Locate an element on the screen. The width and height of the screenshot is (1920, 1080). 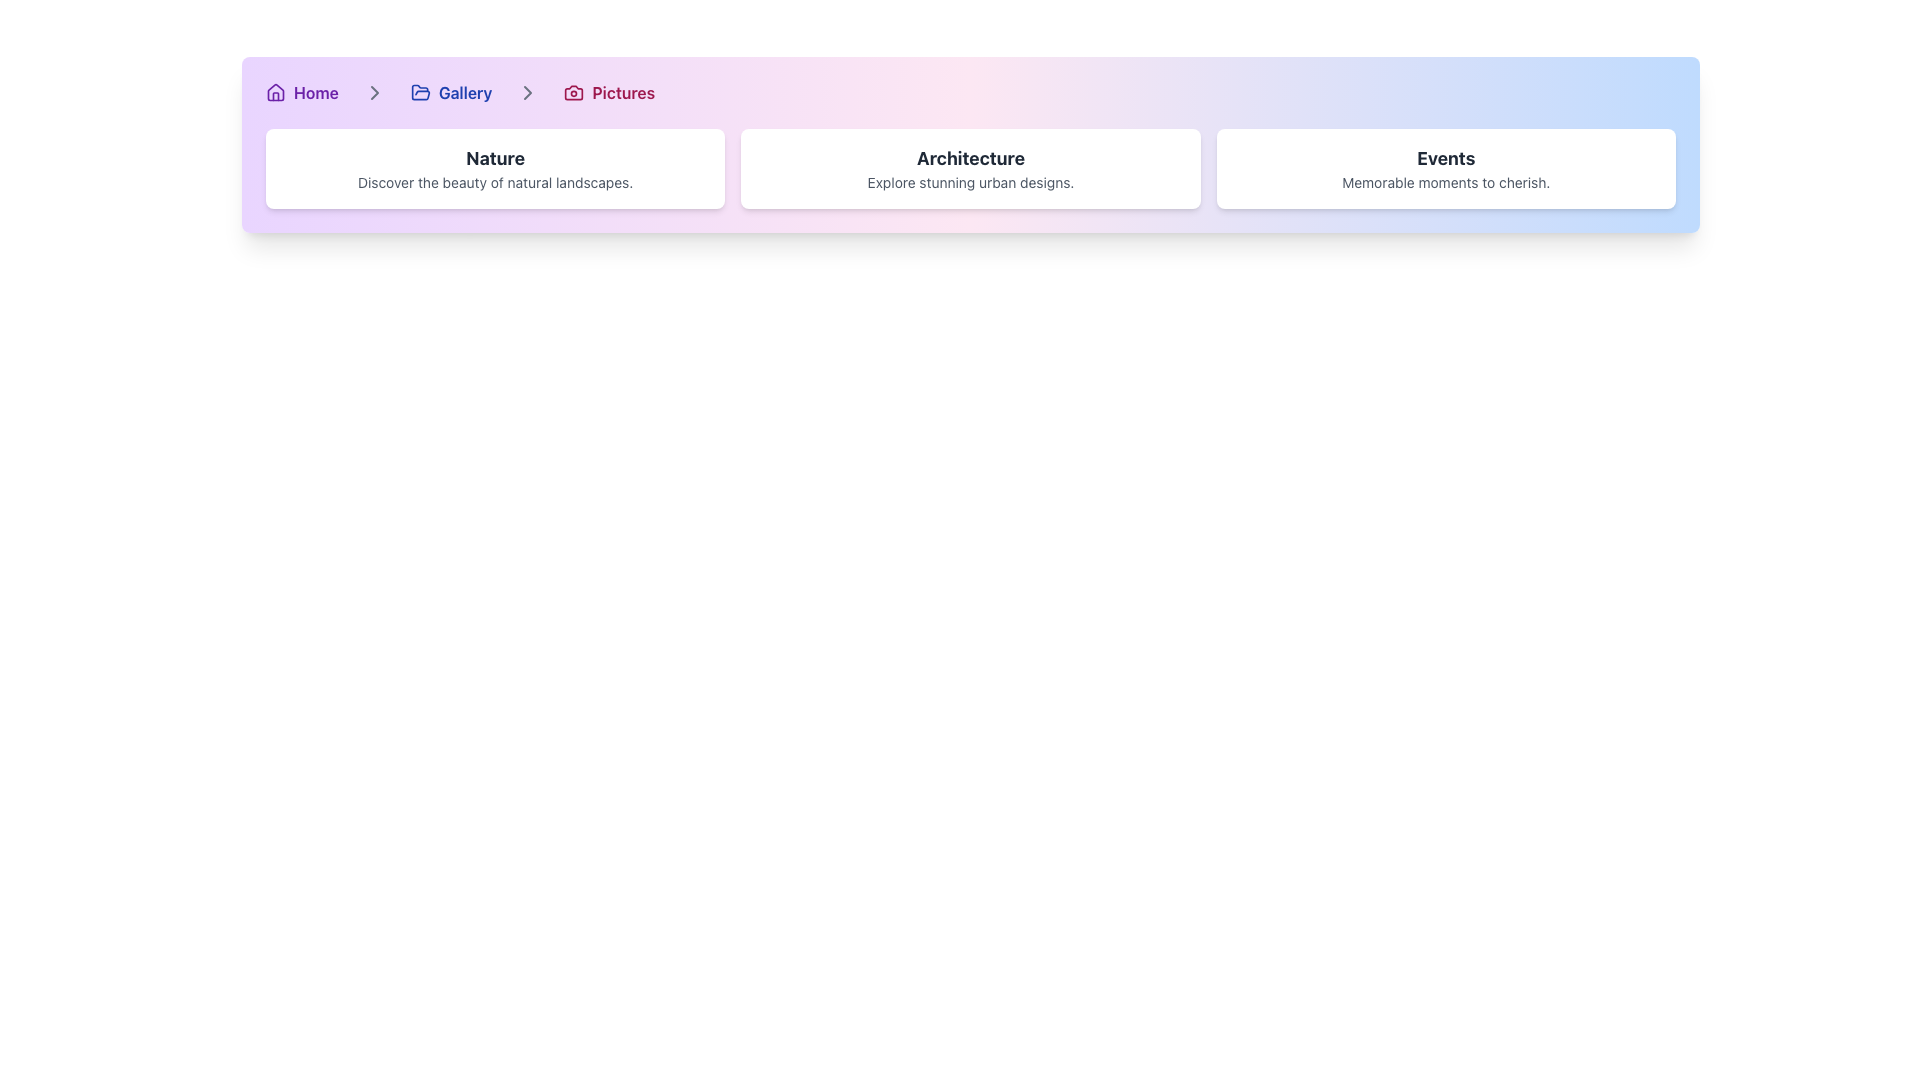
the informative card about Architecture, which is the second card in a grid layout between the Nature and Events cards is located at coordinates (970, 168).